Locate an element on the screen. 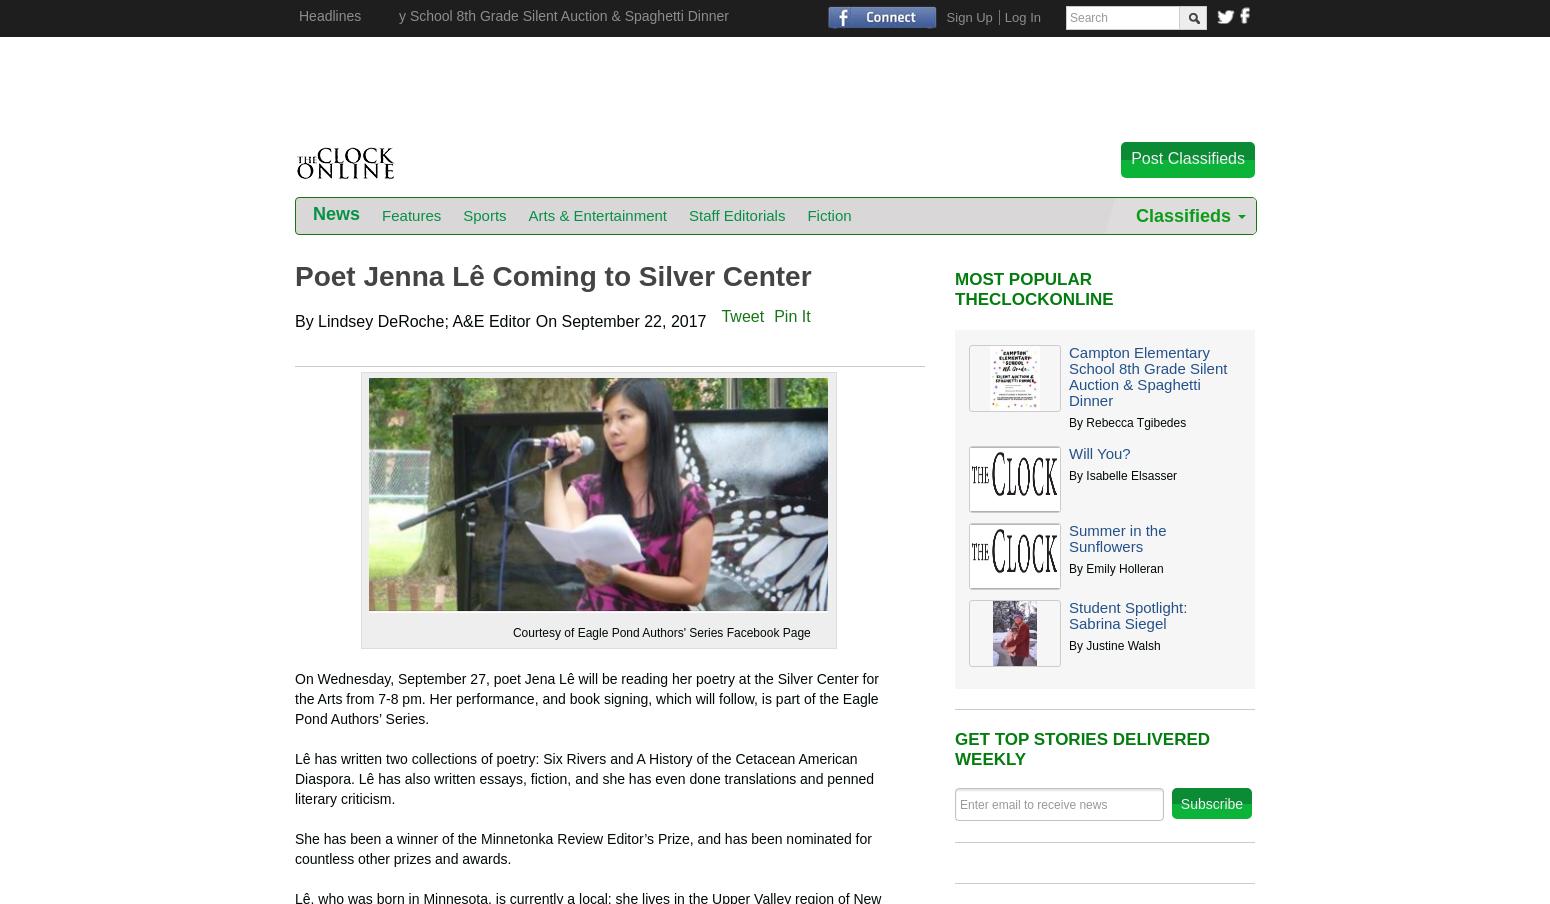 Image resolution: width=1550 pixels, height=904 pixels. 'On Wednesday, September 27, poet Jena Lê will be reading her poetry at the Silver Center for the Arts from 7-8 pm. Her performance, and book signing, which will follow, is part of the Eagle Pond Authors’ Series.' is located at coordinates (586, 696).